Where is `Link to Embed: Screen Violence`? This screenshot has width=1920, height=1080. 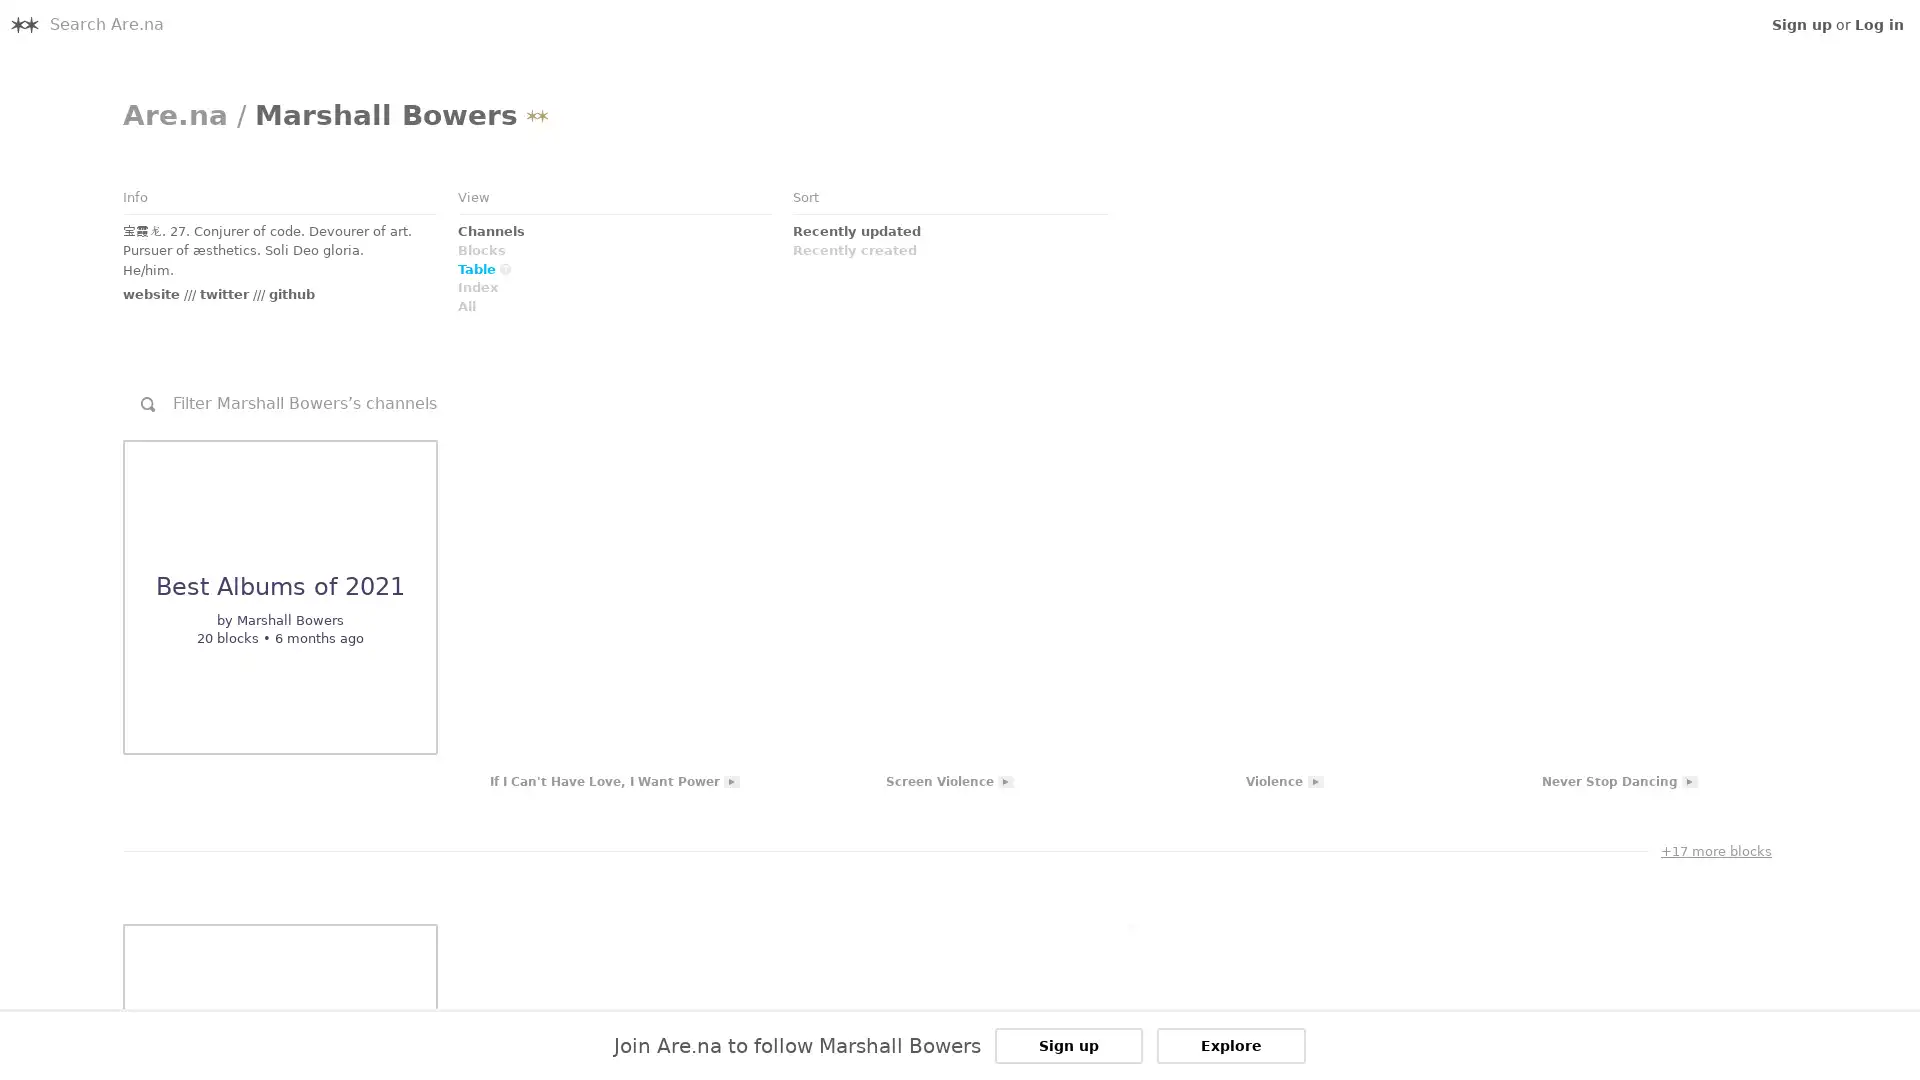
Link to Embed: Screen Violence is located at coordinates (948, 595).